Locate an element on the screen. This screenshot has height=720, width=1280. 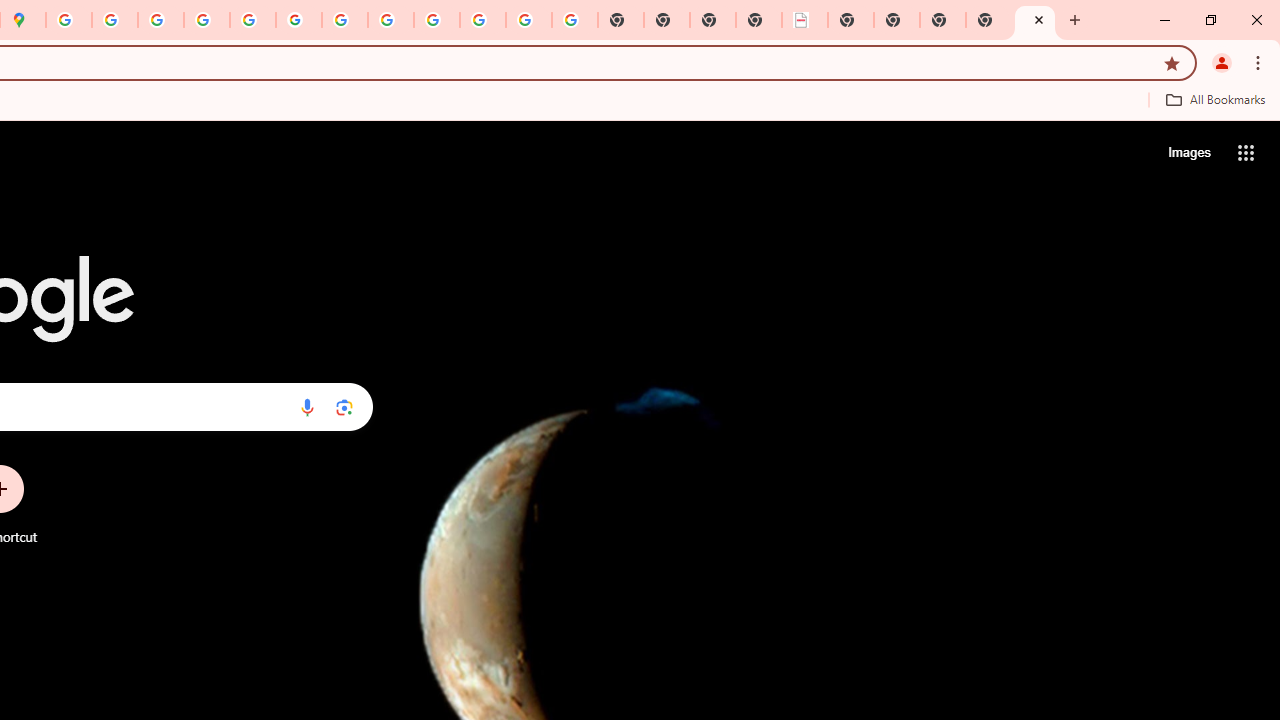
'LAAD Defence & Security 2025 | BAE Systems' is located at coordinates (805, 20).